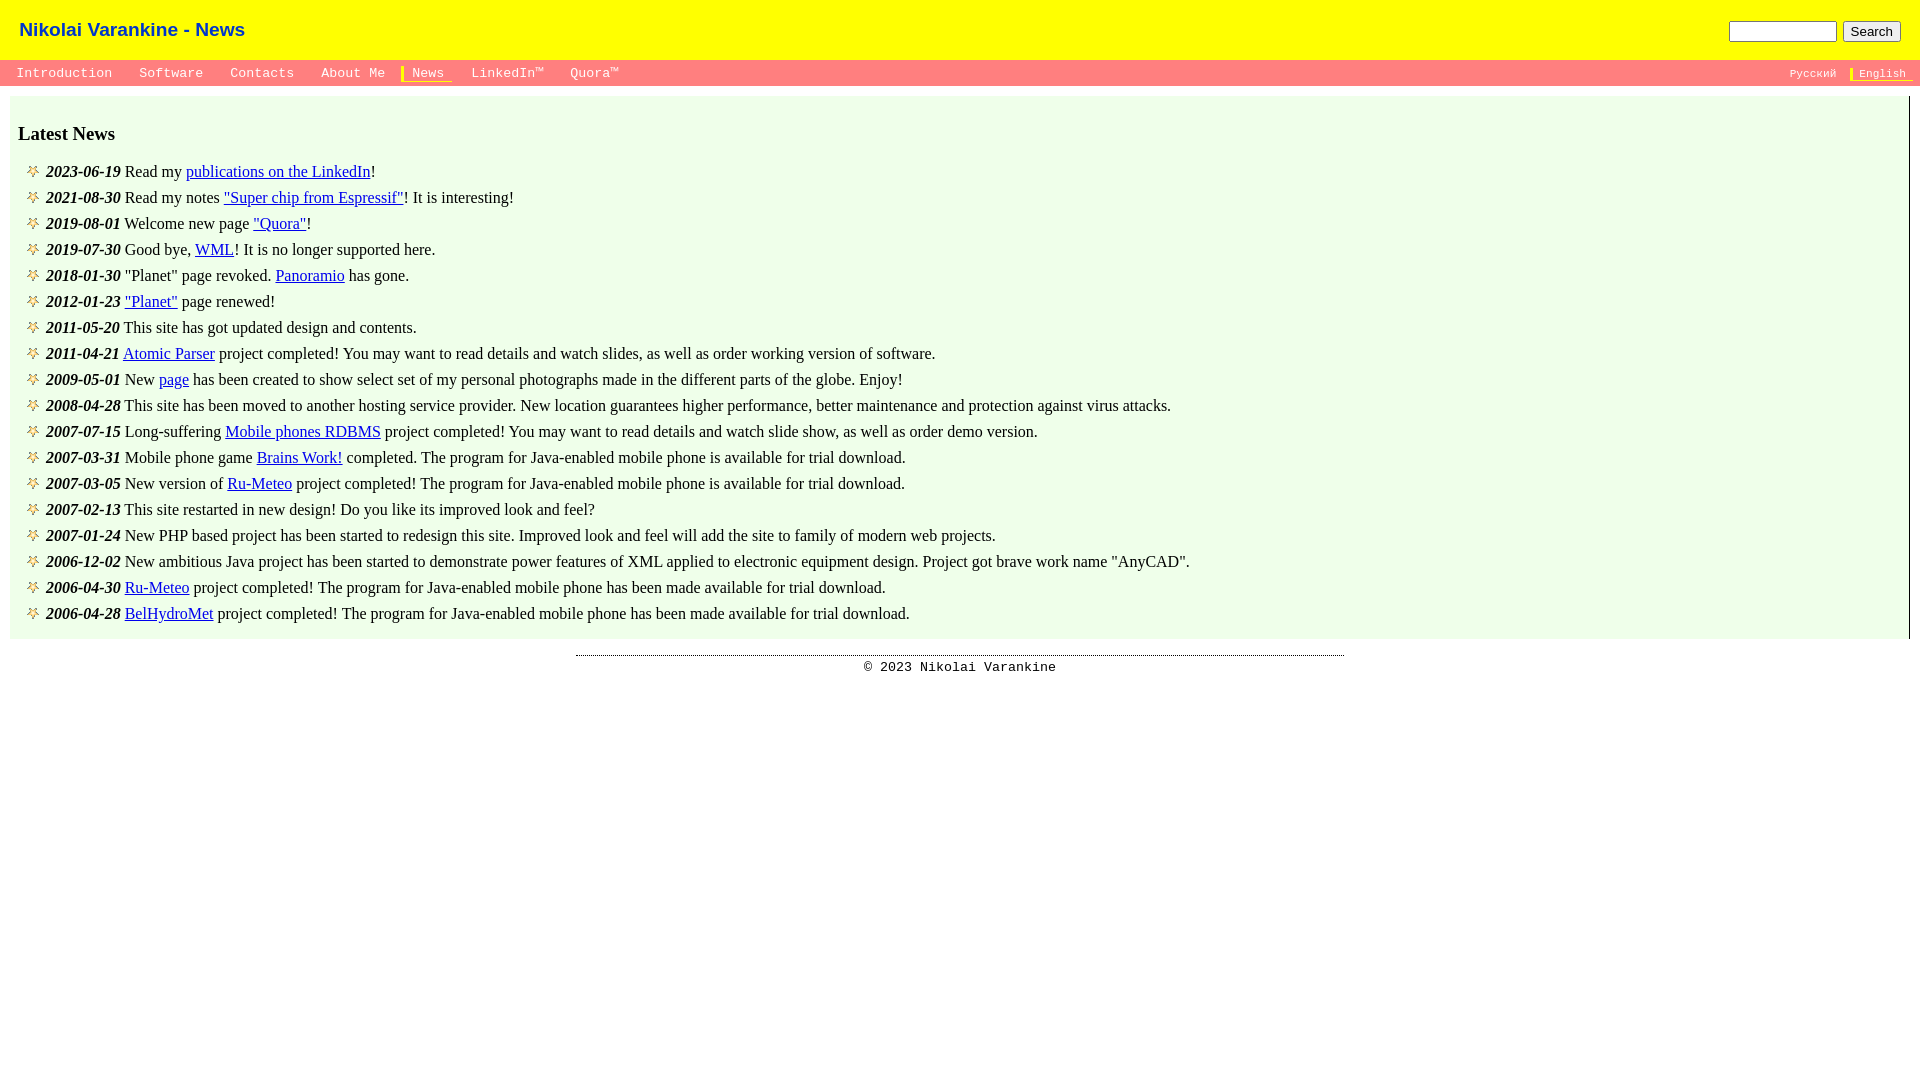 The width and height of the screenshot is (1920, 1080). What do you see at coordinates (425, 72) in the screenshot?
I see `' News '` at bounding box center [425, 72].